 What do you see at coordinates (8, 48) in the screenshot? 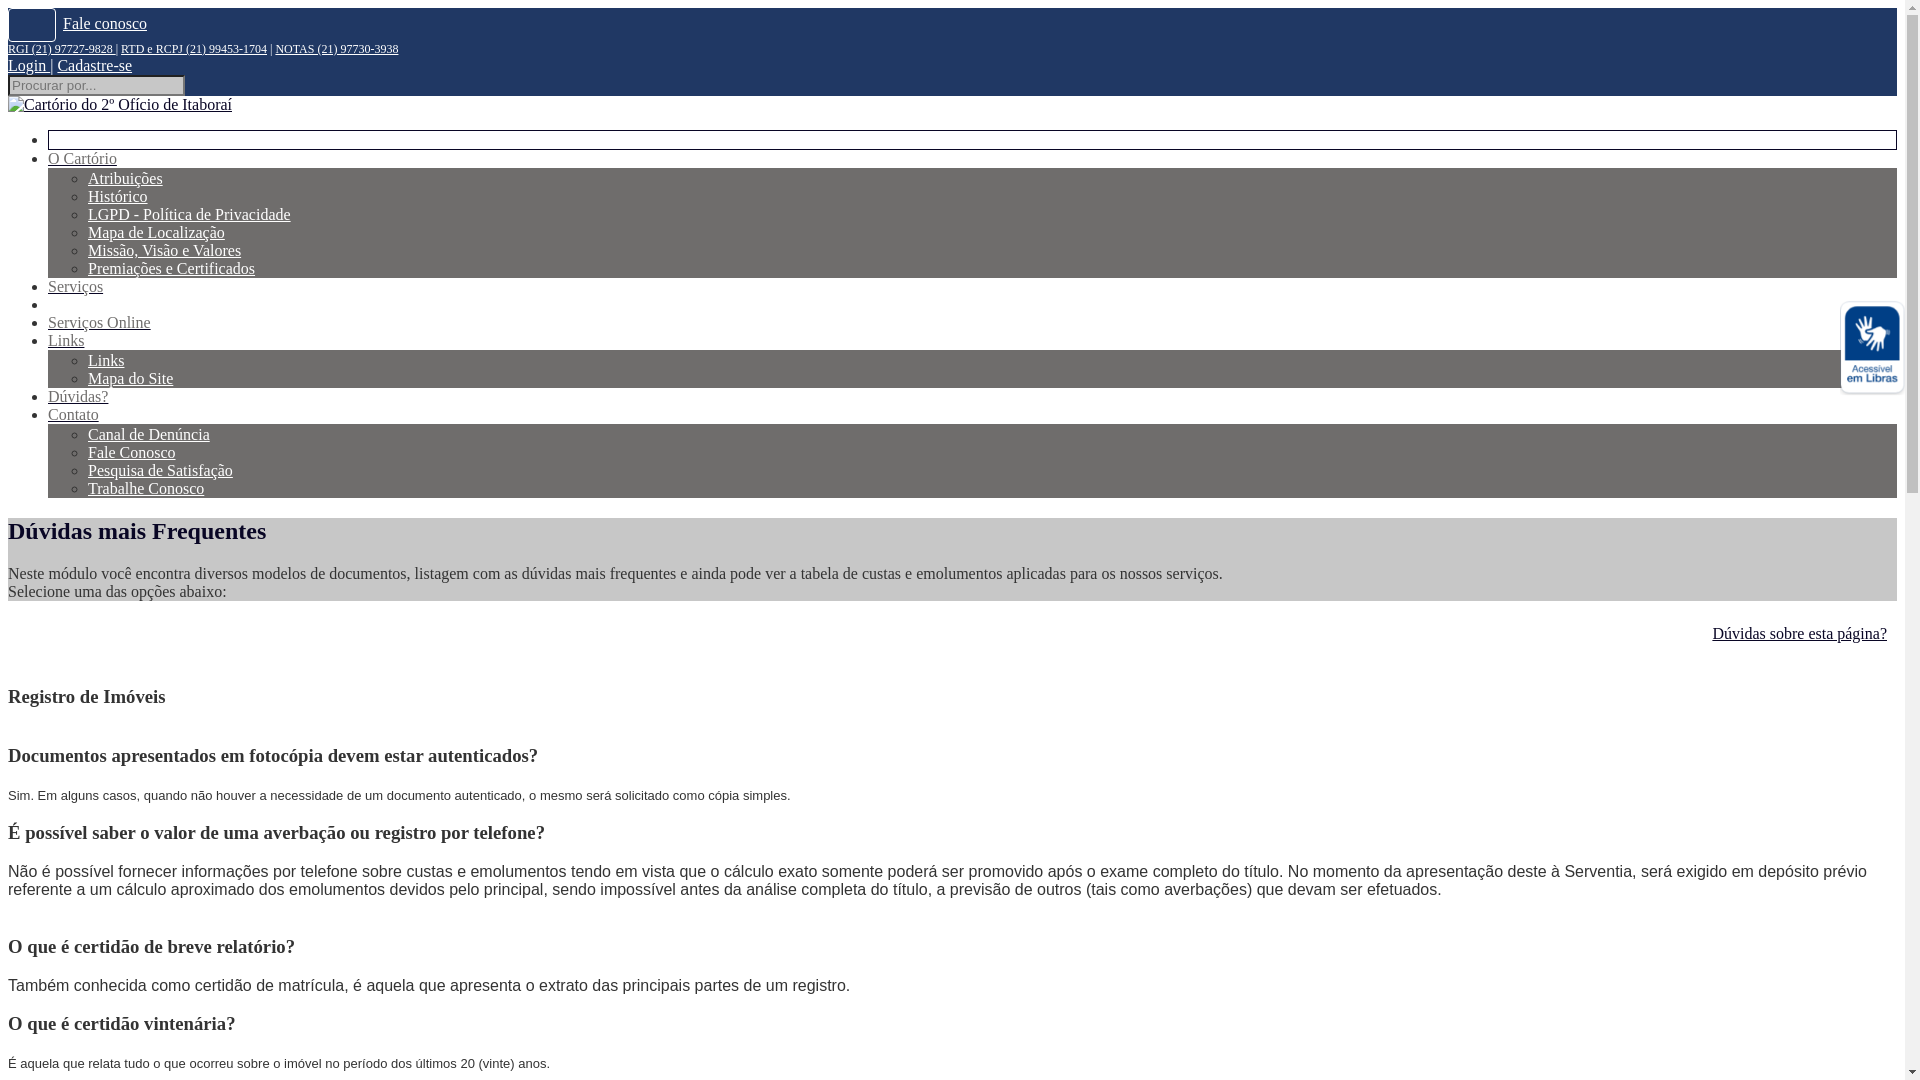
I see `'RGI (21) 97727-9828'` at bounding box center [8, 48].